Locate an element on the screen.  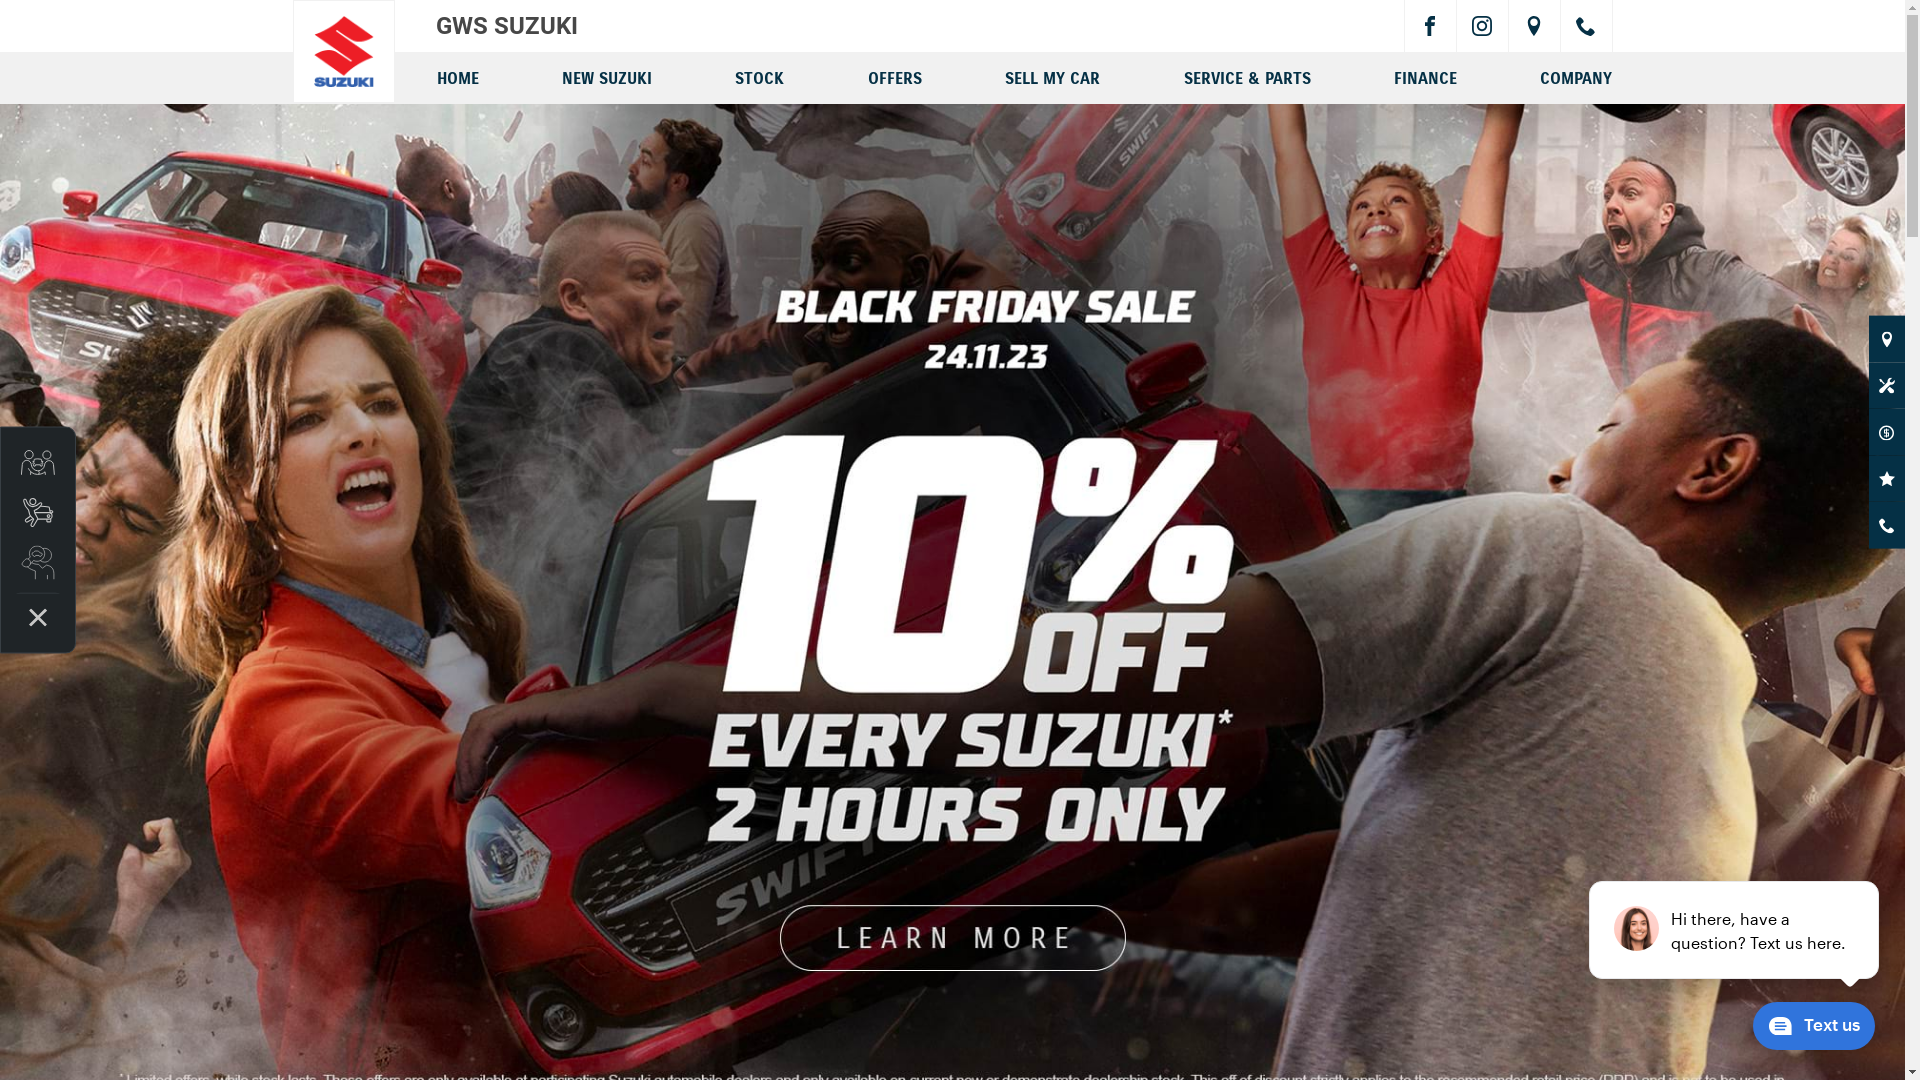
'HOME' is located at coordinates (455, 76).